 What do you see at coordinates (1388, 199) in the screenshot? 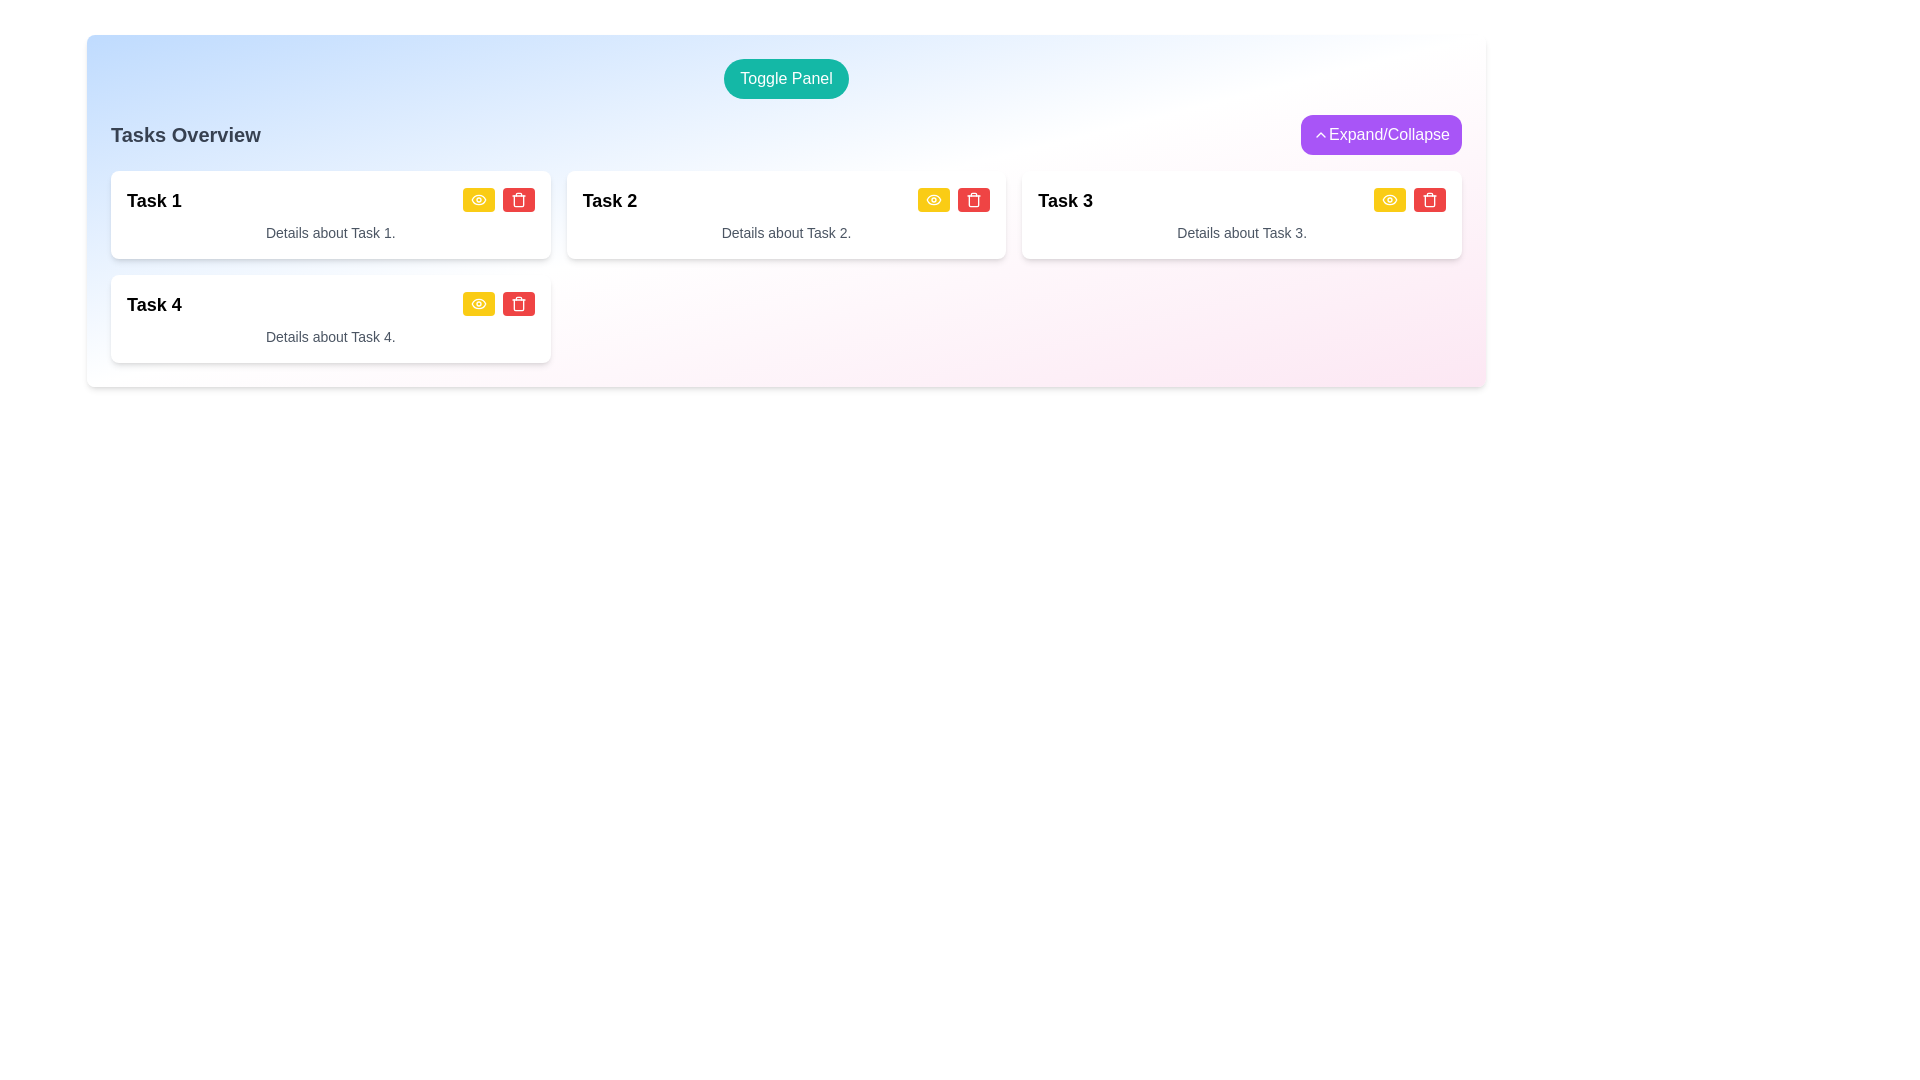
I see `the minimalistic eye icon located on the right side of the 'Task 3' box` at bounding box center [1388, 199].